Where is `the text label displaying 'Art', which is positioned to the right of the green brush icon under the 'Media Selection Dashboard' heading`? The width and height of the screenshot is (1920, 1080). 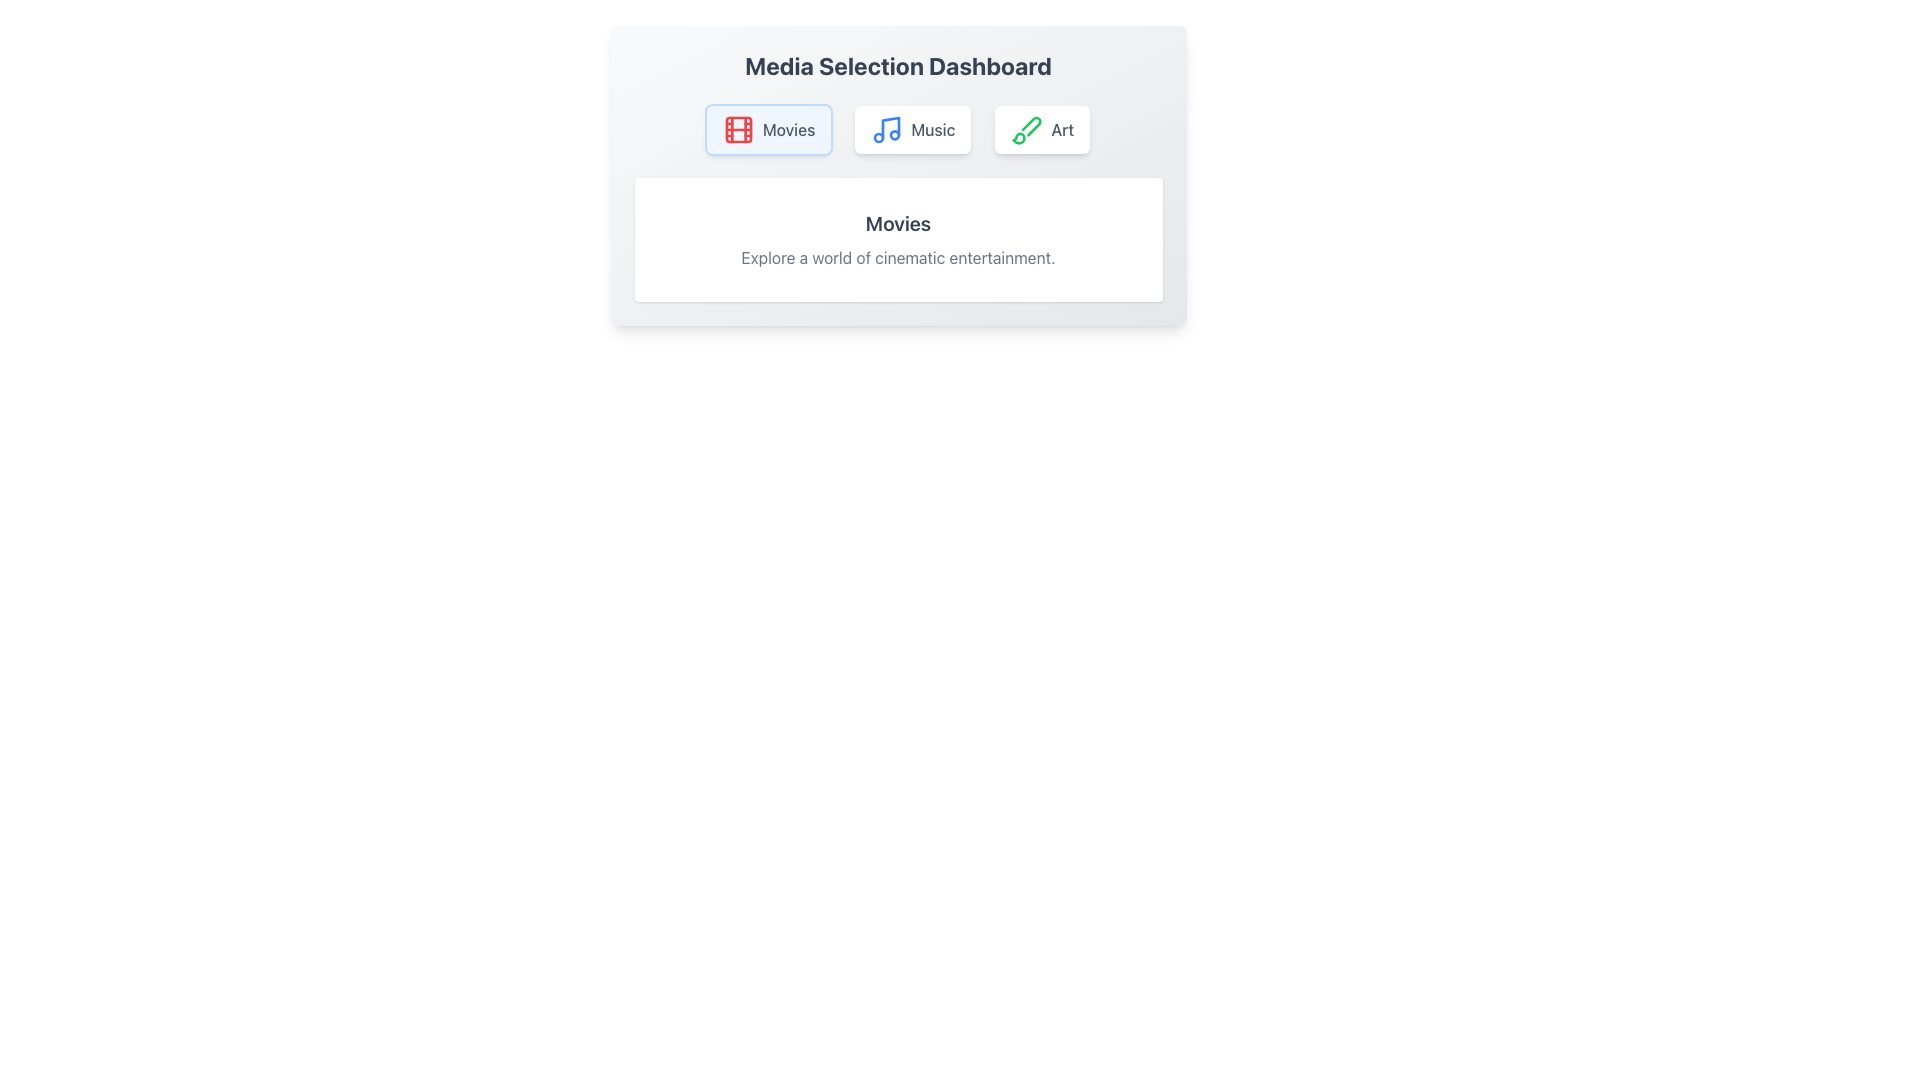 the text label displaying 'Art', which is positioned to the right of the green brush icon under the 'Media Selection Dashboard' heading is located at coordinates (1061, 130).